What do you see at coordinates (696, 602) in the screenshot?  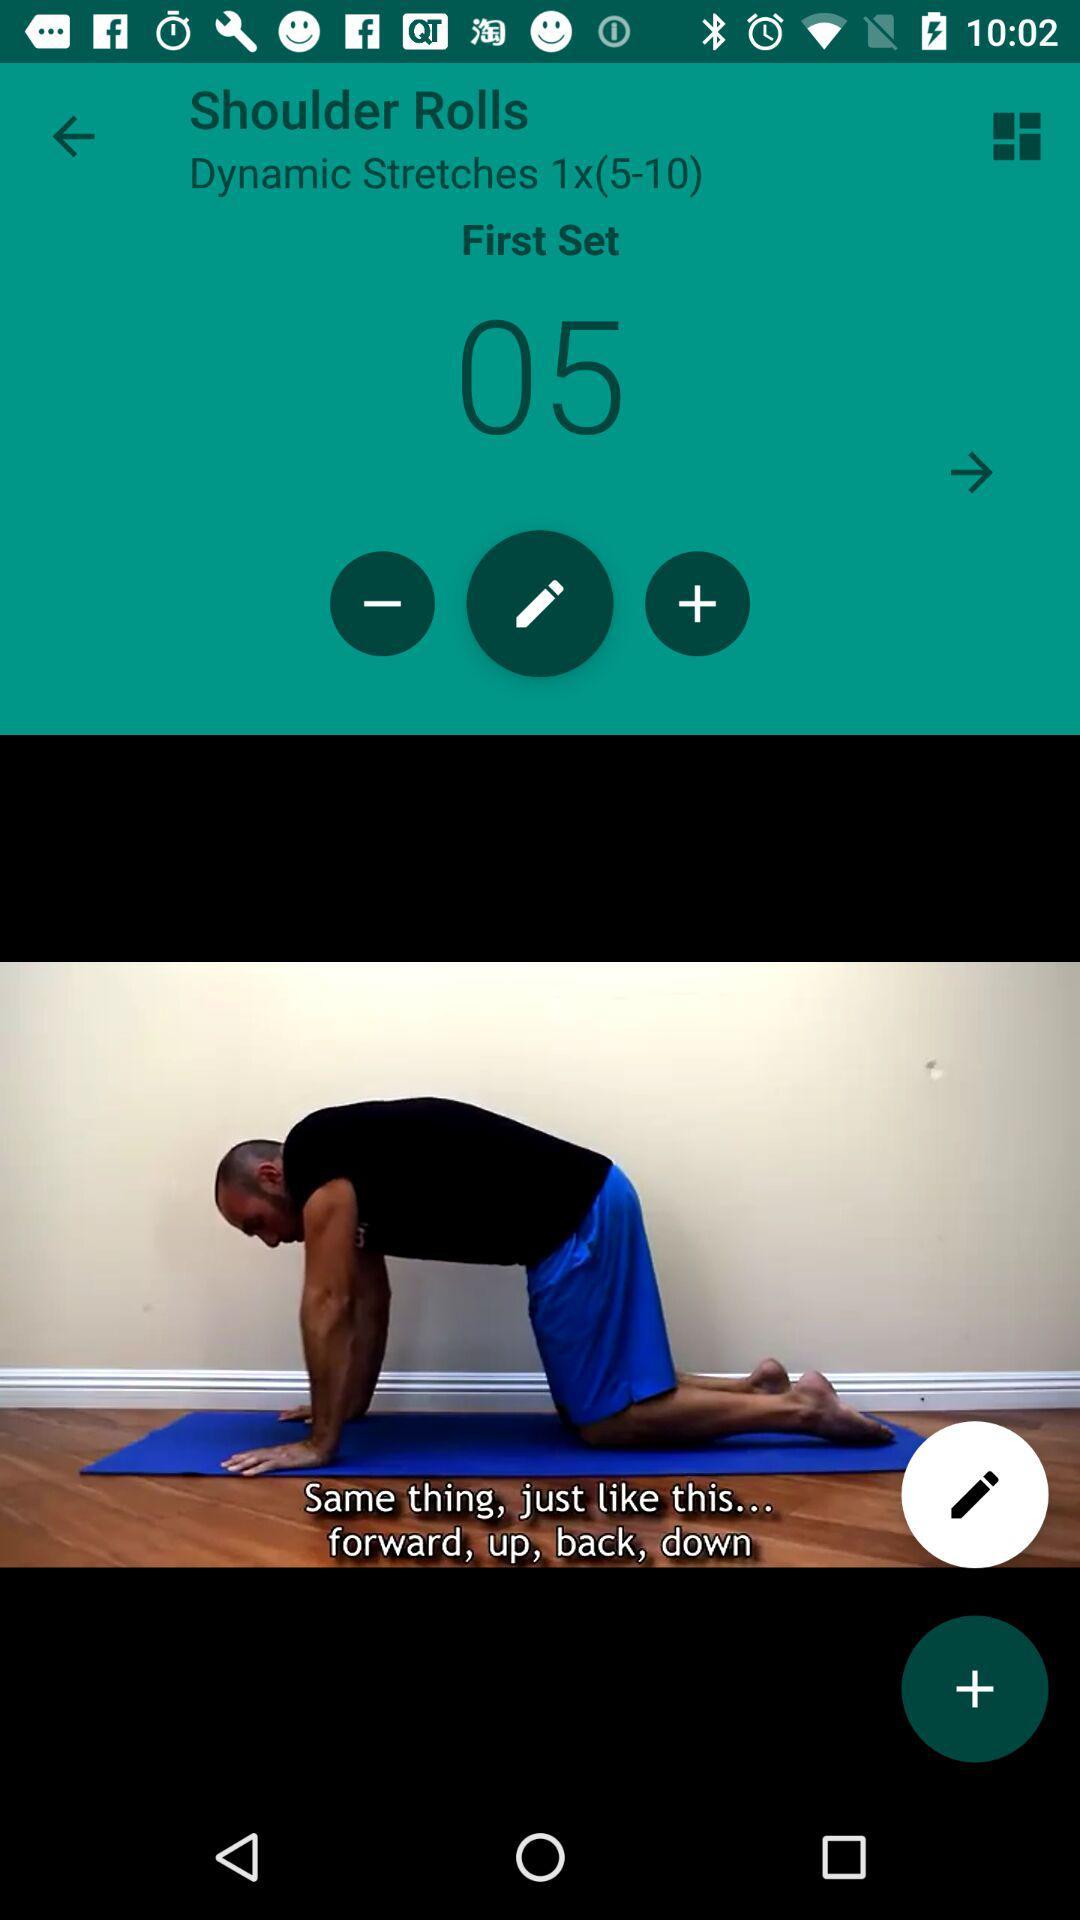 I see `incerase` at bounding box center [696, 602].